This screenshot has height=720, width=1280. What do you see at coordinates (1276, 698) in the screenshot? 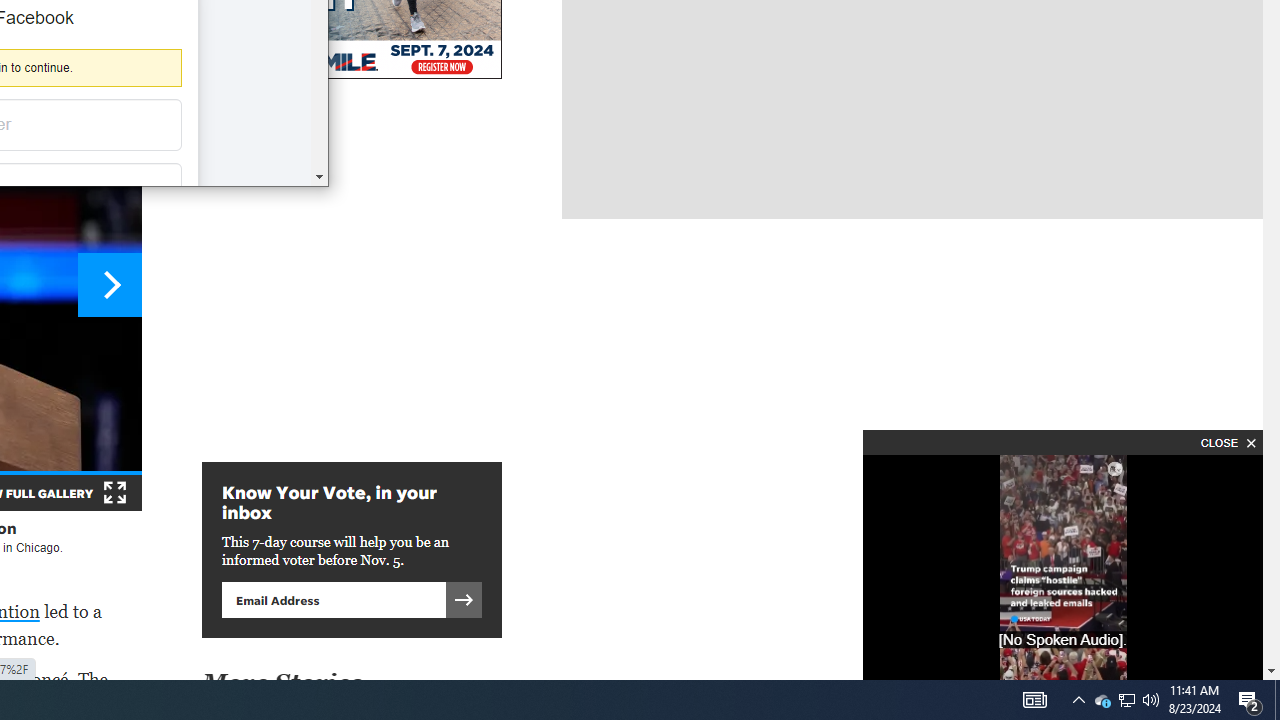
I see `'Show desktop'` at bounding box center [1276, 698].